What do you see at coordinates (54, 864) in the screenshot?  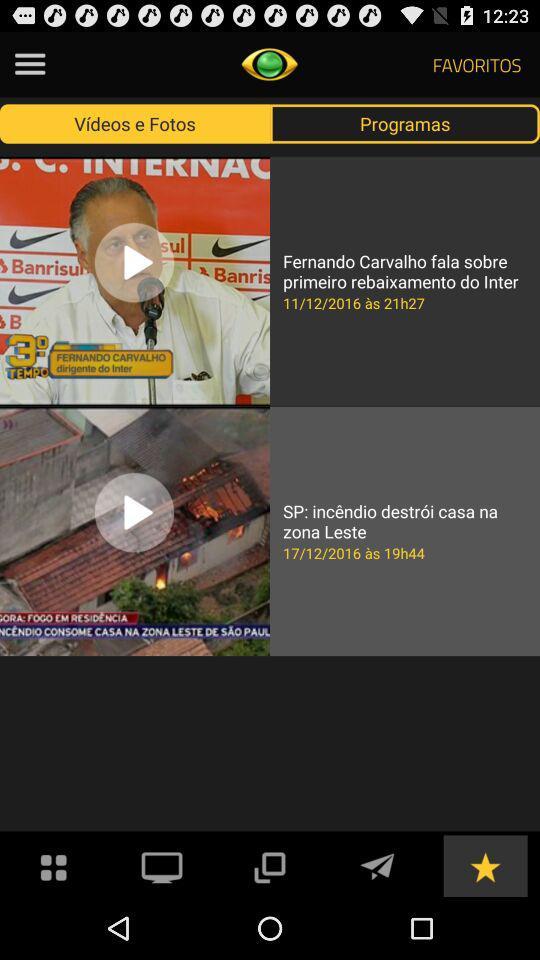 I see `icon view` at bounding box center [54, 864].